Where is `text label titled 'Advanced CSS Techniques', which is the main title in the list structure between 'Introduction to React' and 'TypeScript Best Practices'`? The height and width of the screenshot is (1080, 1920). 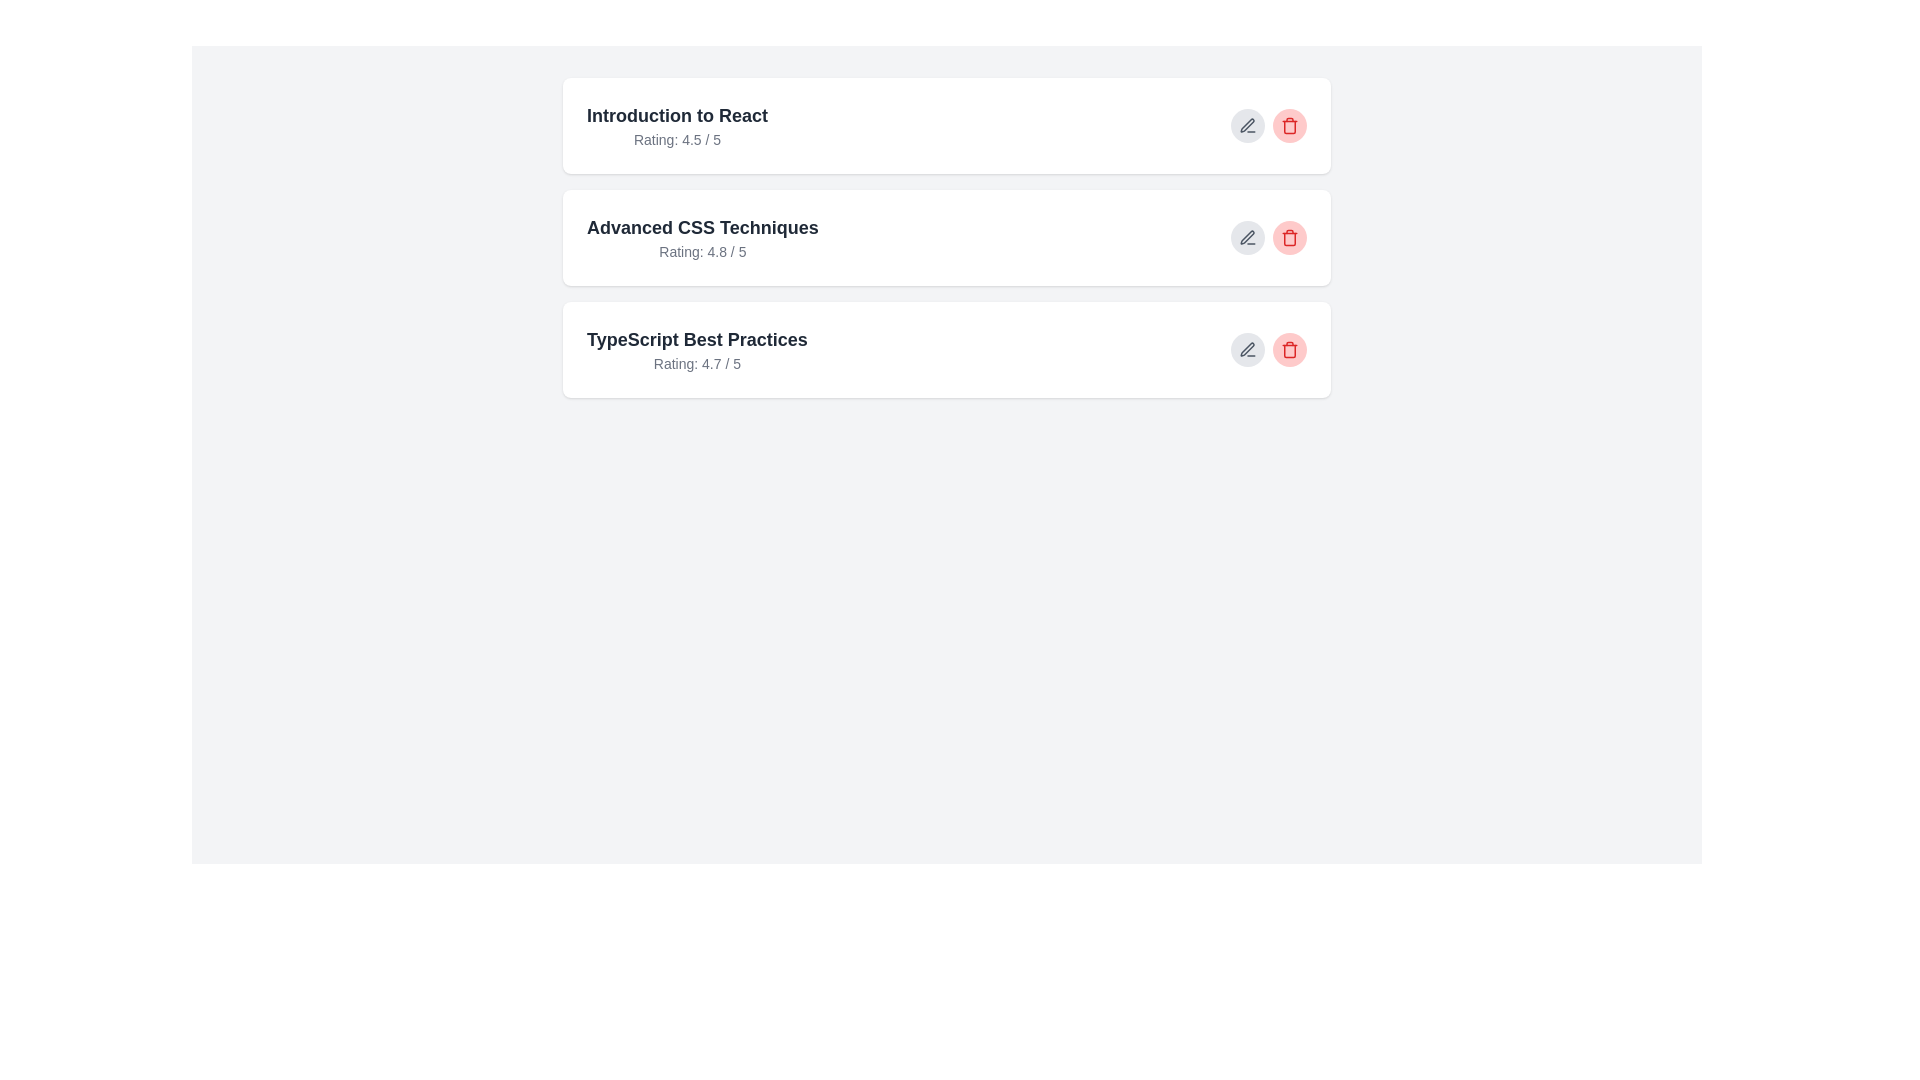 text label titled 'Advanced CSS Techniques', which is the main title in the list structure between 'Introduction to React' and 'TypeScript Best Practices' is located at coordinates (702, 226).